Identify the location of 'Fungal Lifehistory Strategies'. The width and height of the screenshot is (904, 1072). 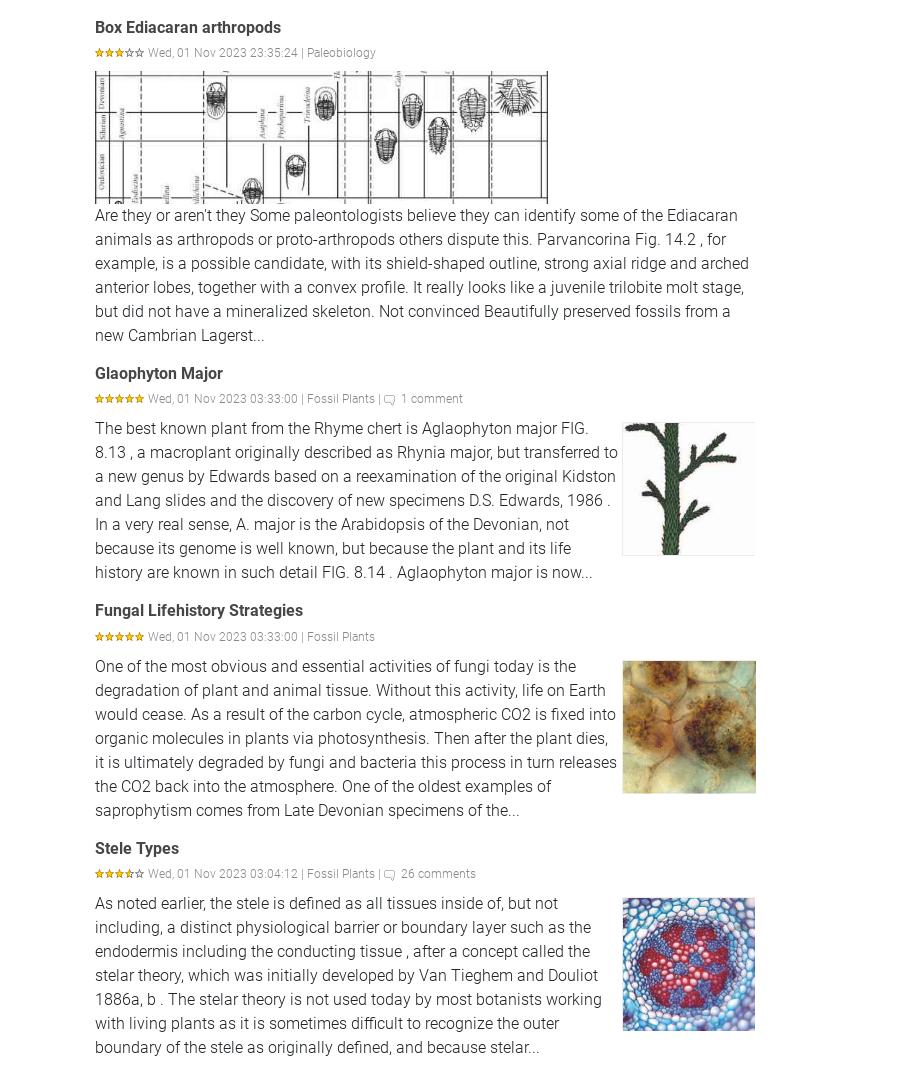
(95, 610).